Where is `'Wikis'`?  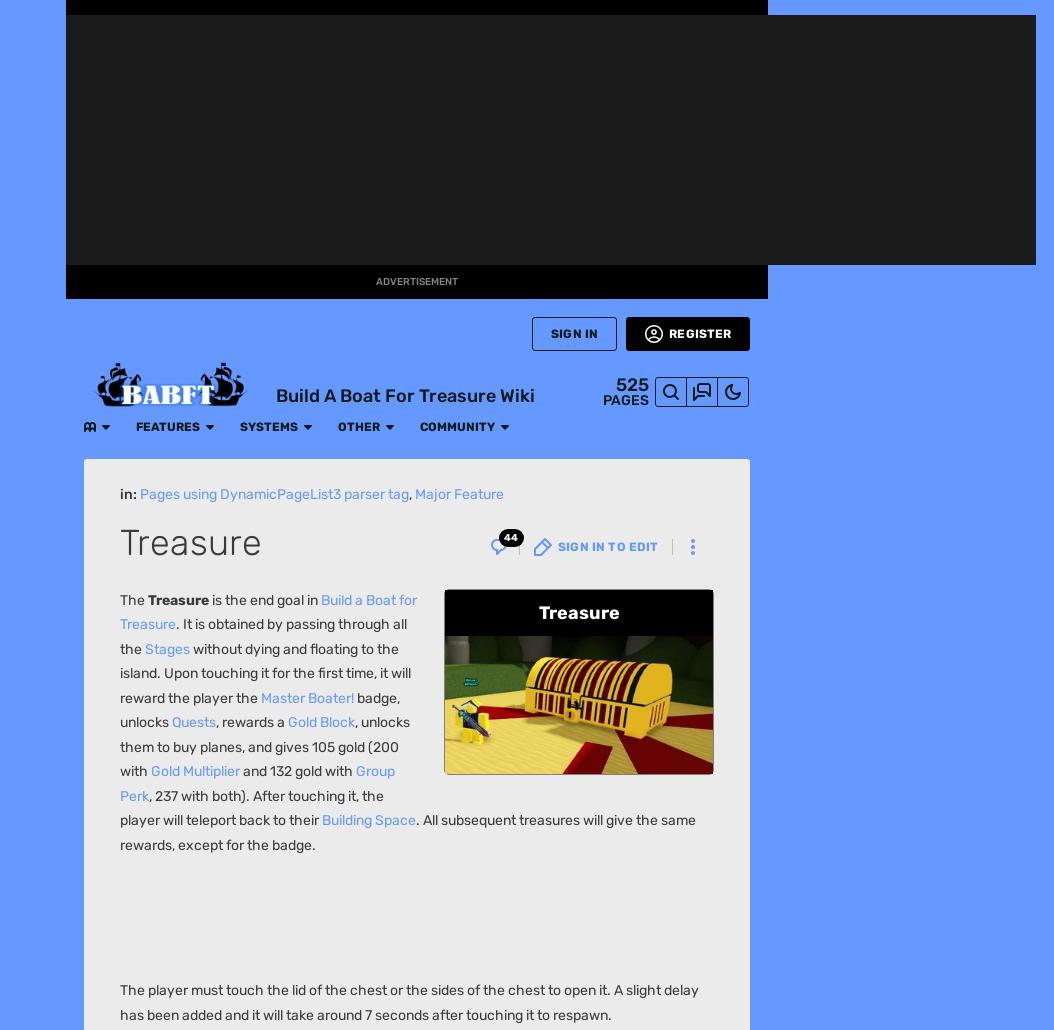
'Wikis' is located at coordinates (32, 642).